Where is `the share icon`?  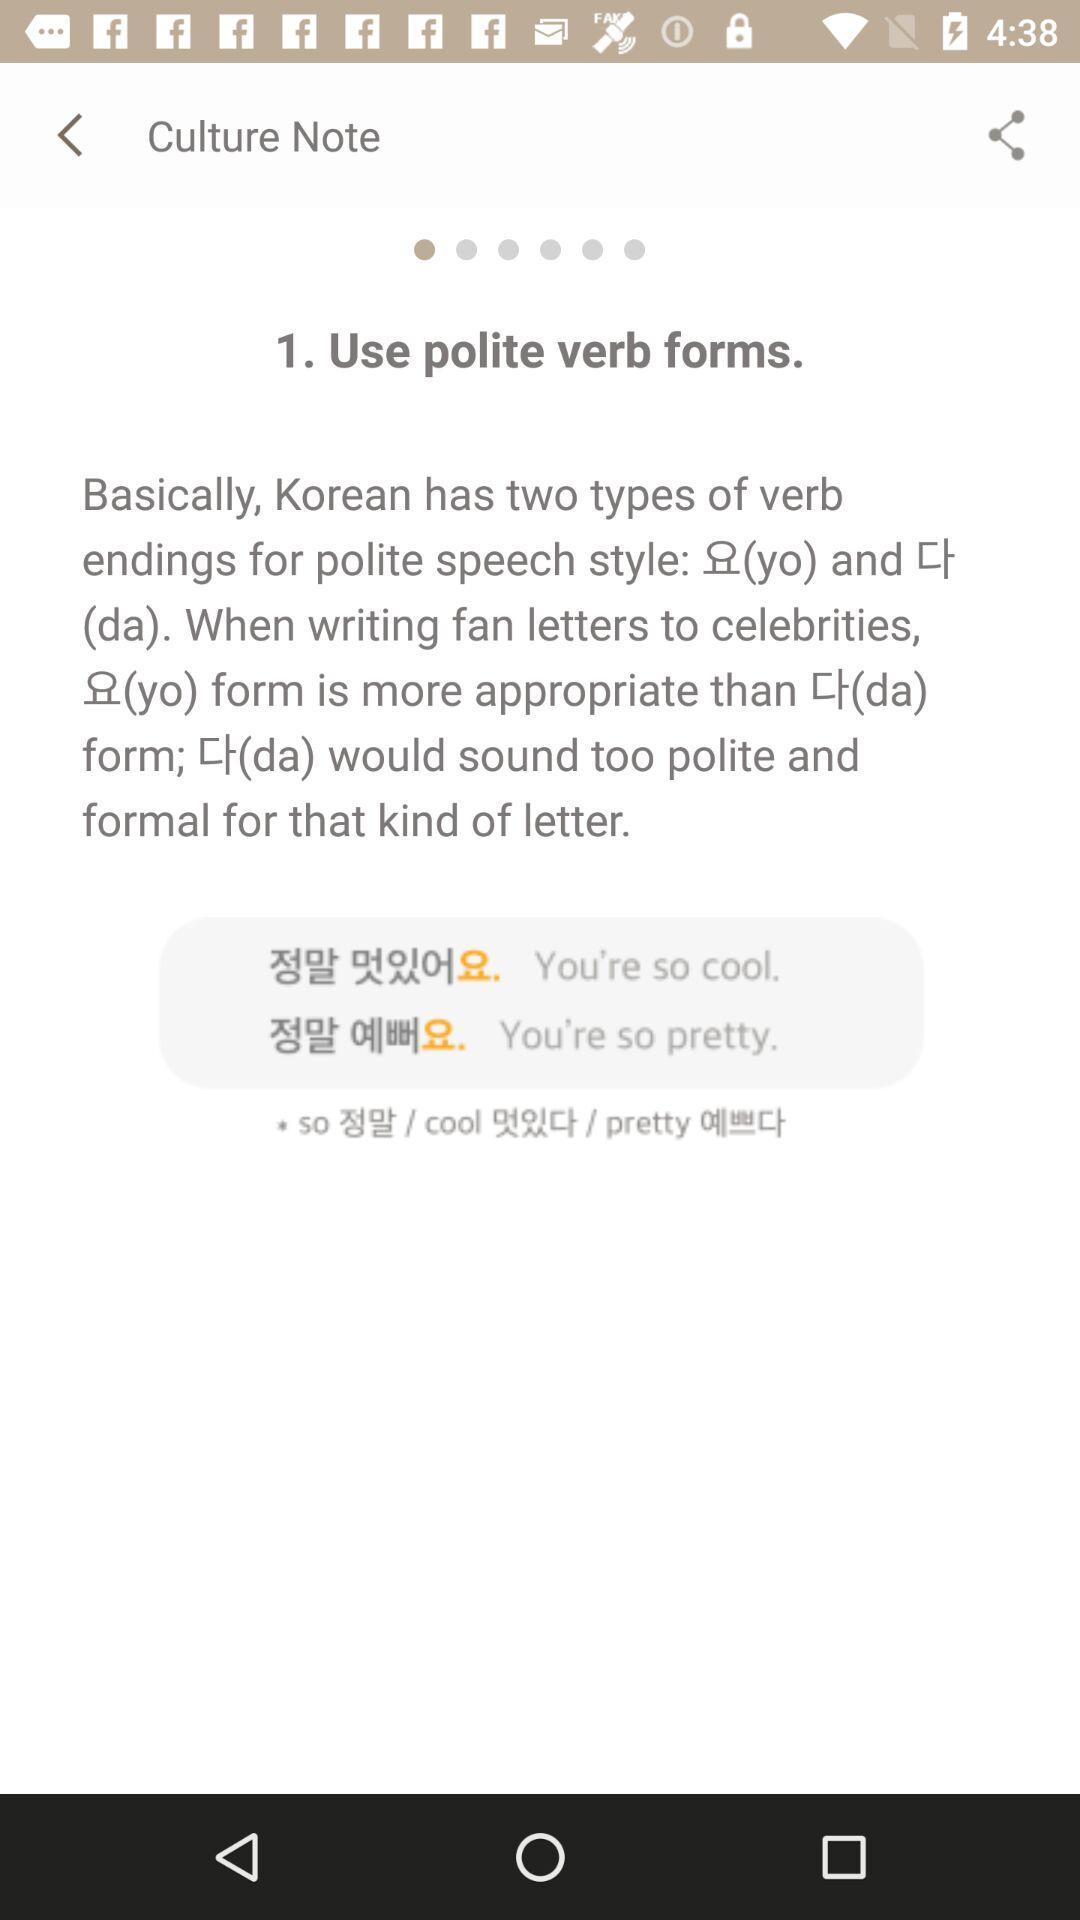 the share icon is located at coordinates (1006, 133).